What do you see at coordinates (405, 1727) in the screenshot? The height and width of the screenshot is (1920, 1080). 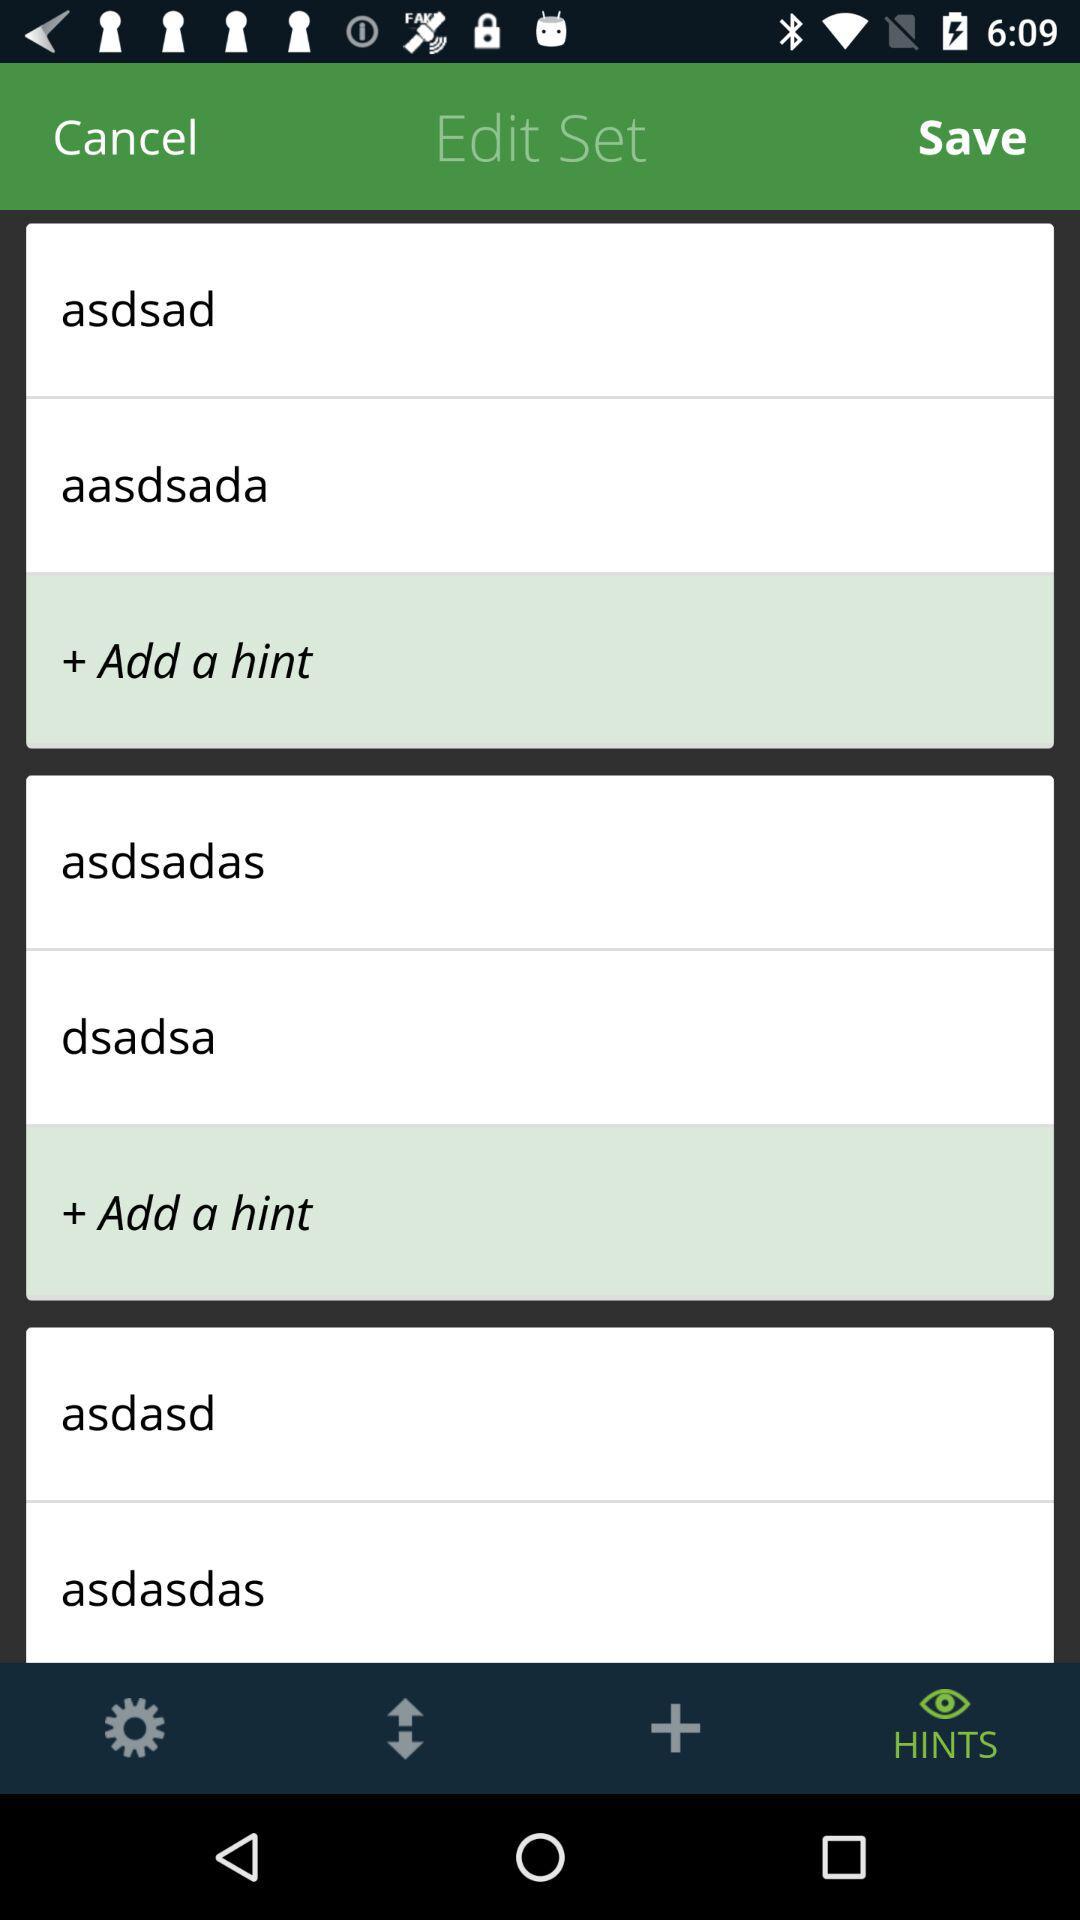 I see `up and down` at bounding box center [405, 1727].